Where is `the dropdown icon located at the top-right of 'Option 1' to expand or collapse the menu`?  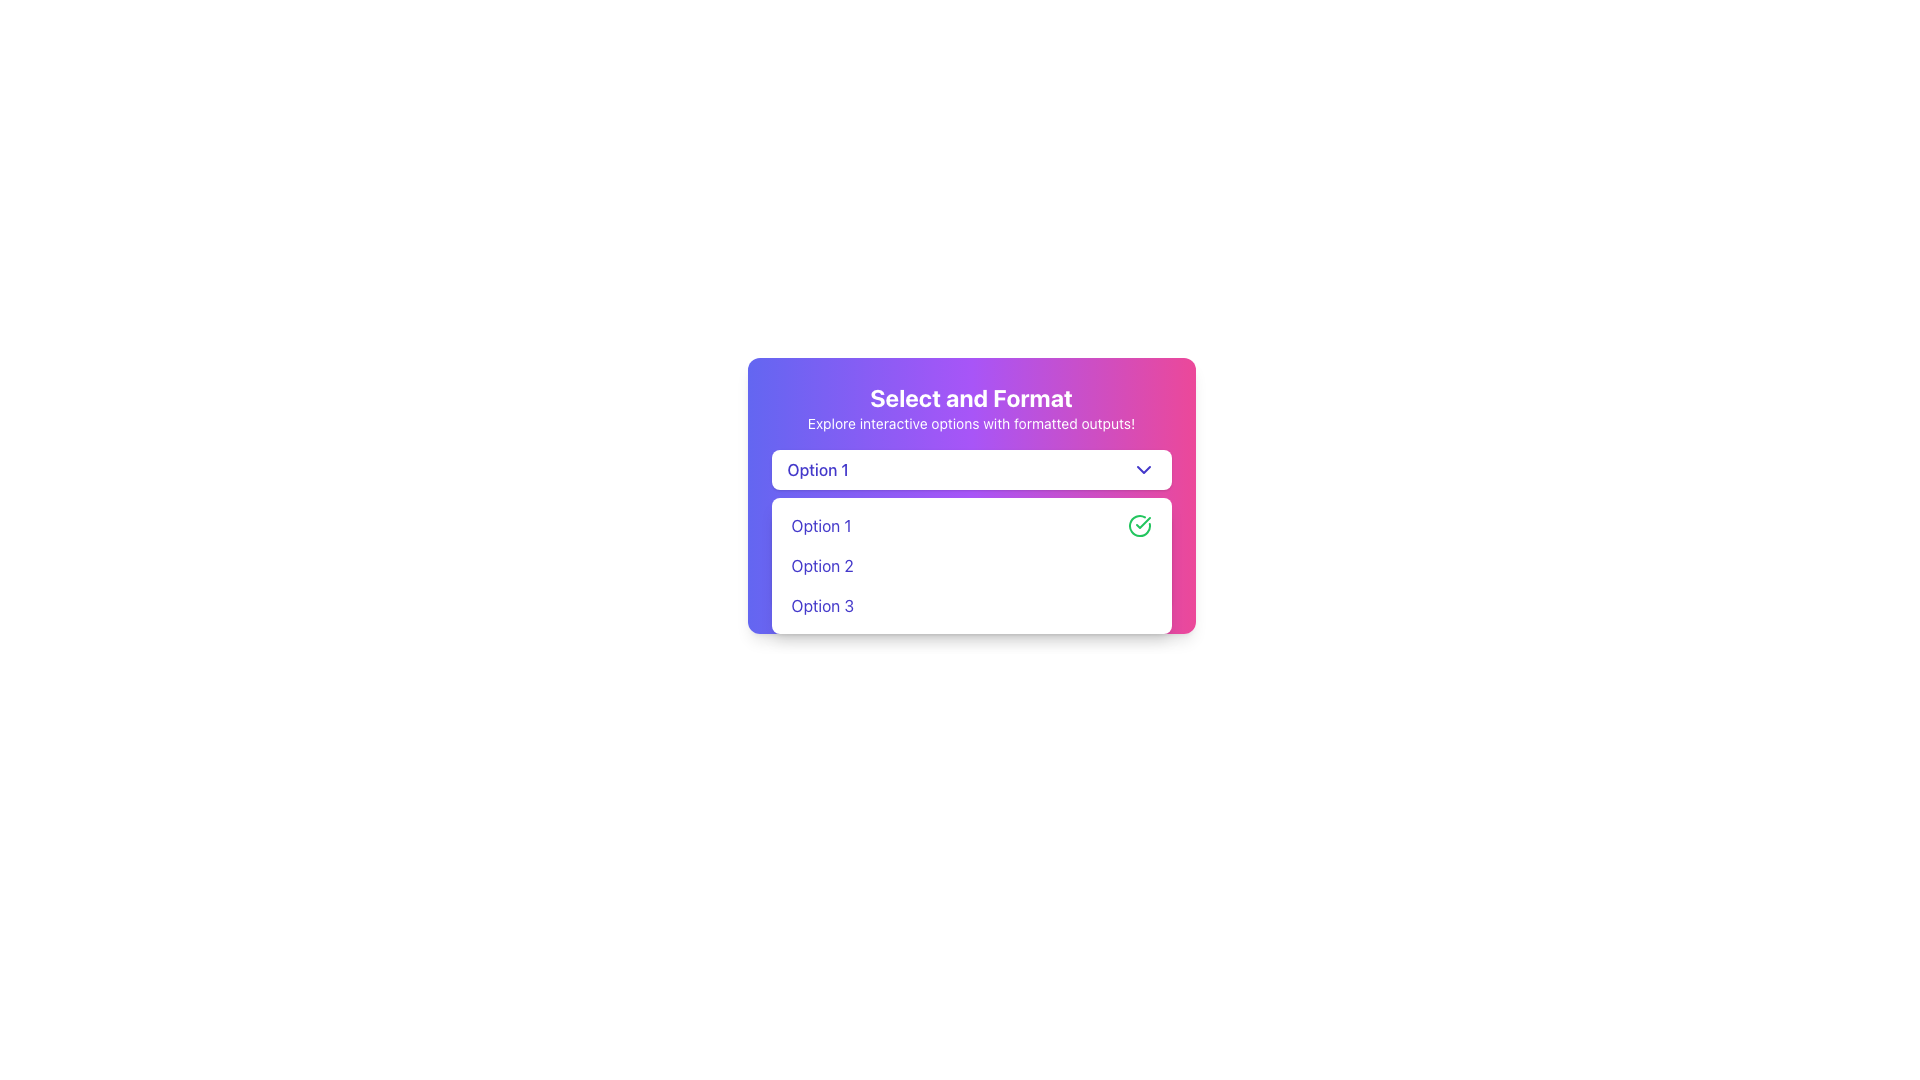 the dropdown icon located at the top-right of 'Option 1' to expand or collapse the menu is located at coordinates (1143, 470).